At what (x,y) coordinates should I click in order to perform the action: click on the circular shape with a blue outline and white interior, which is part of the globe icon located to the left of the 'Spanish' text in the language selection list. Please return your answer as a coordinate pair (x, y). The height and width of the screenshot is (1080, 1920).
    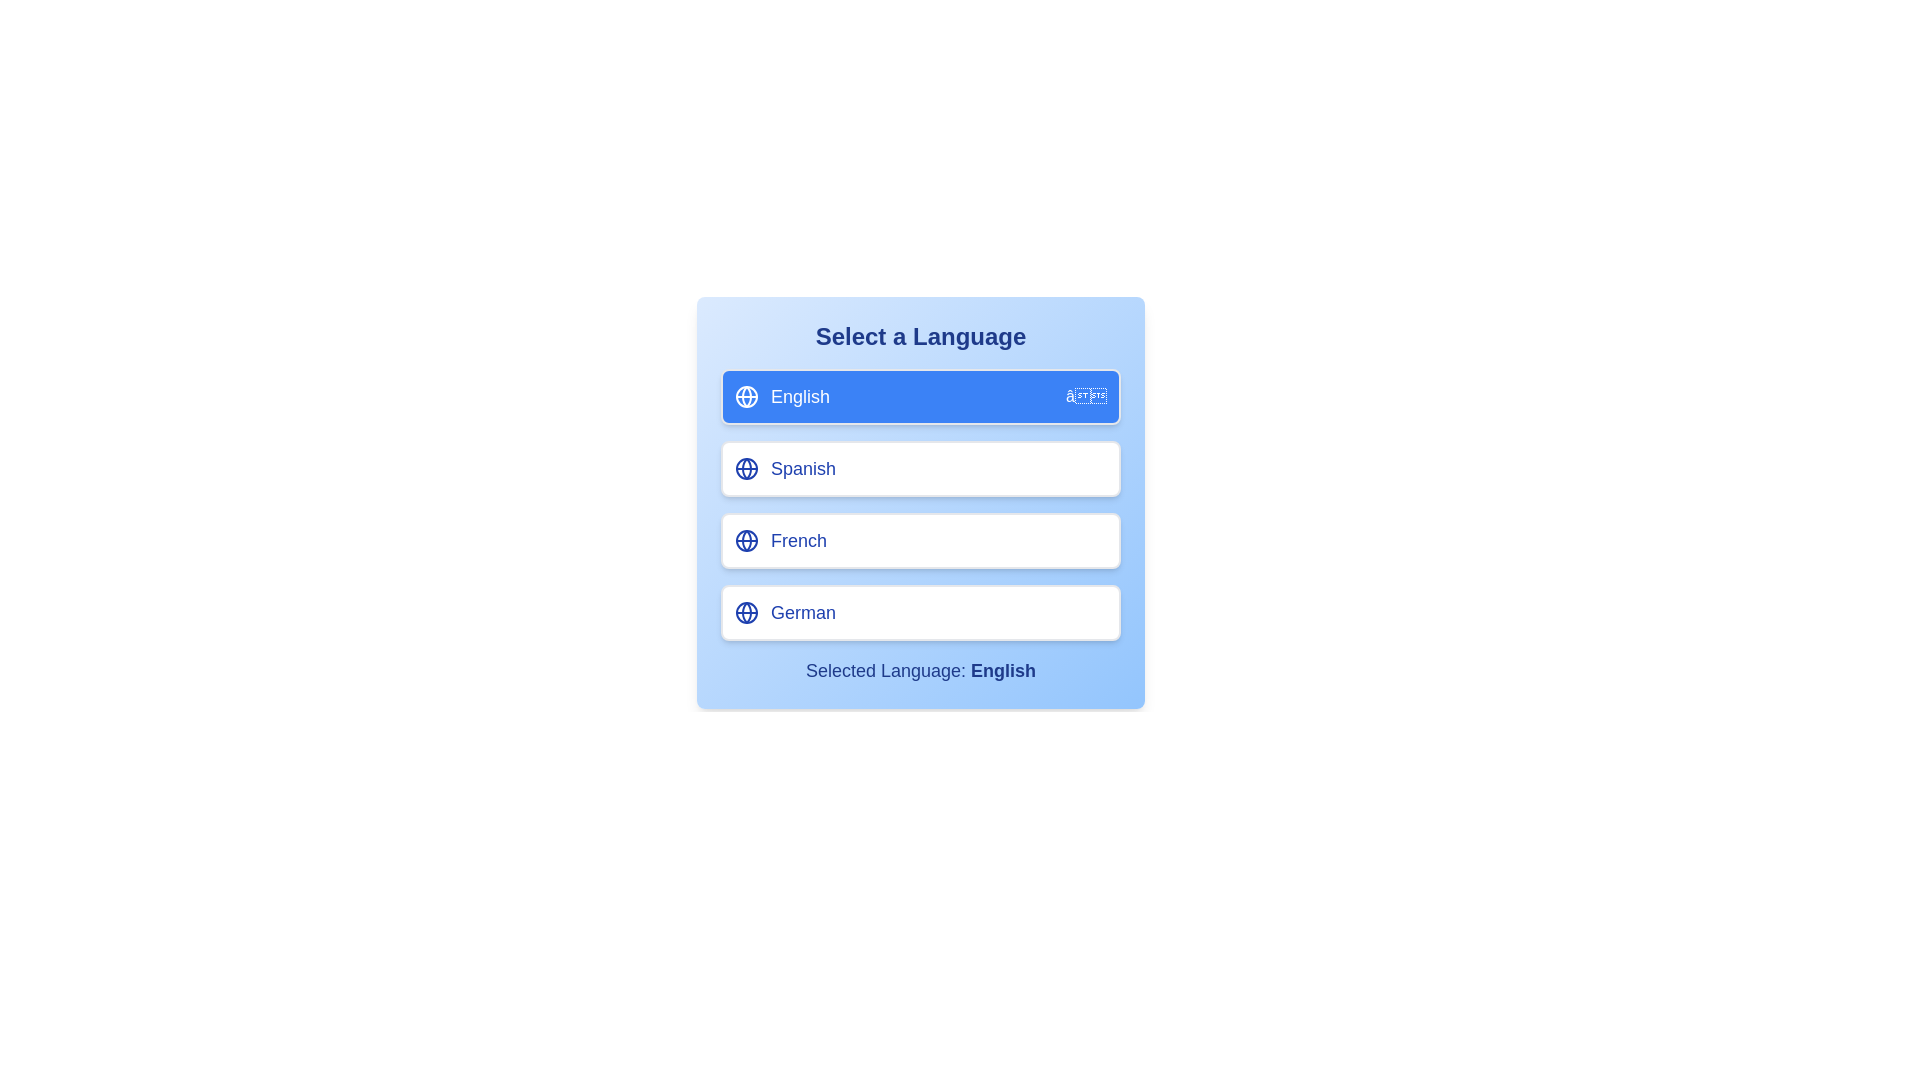
    Looking at the image, I should click on (746, 469).